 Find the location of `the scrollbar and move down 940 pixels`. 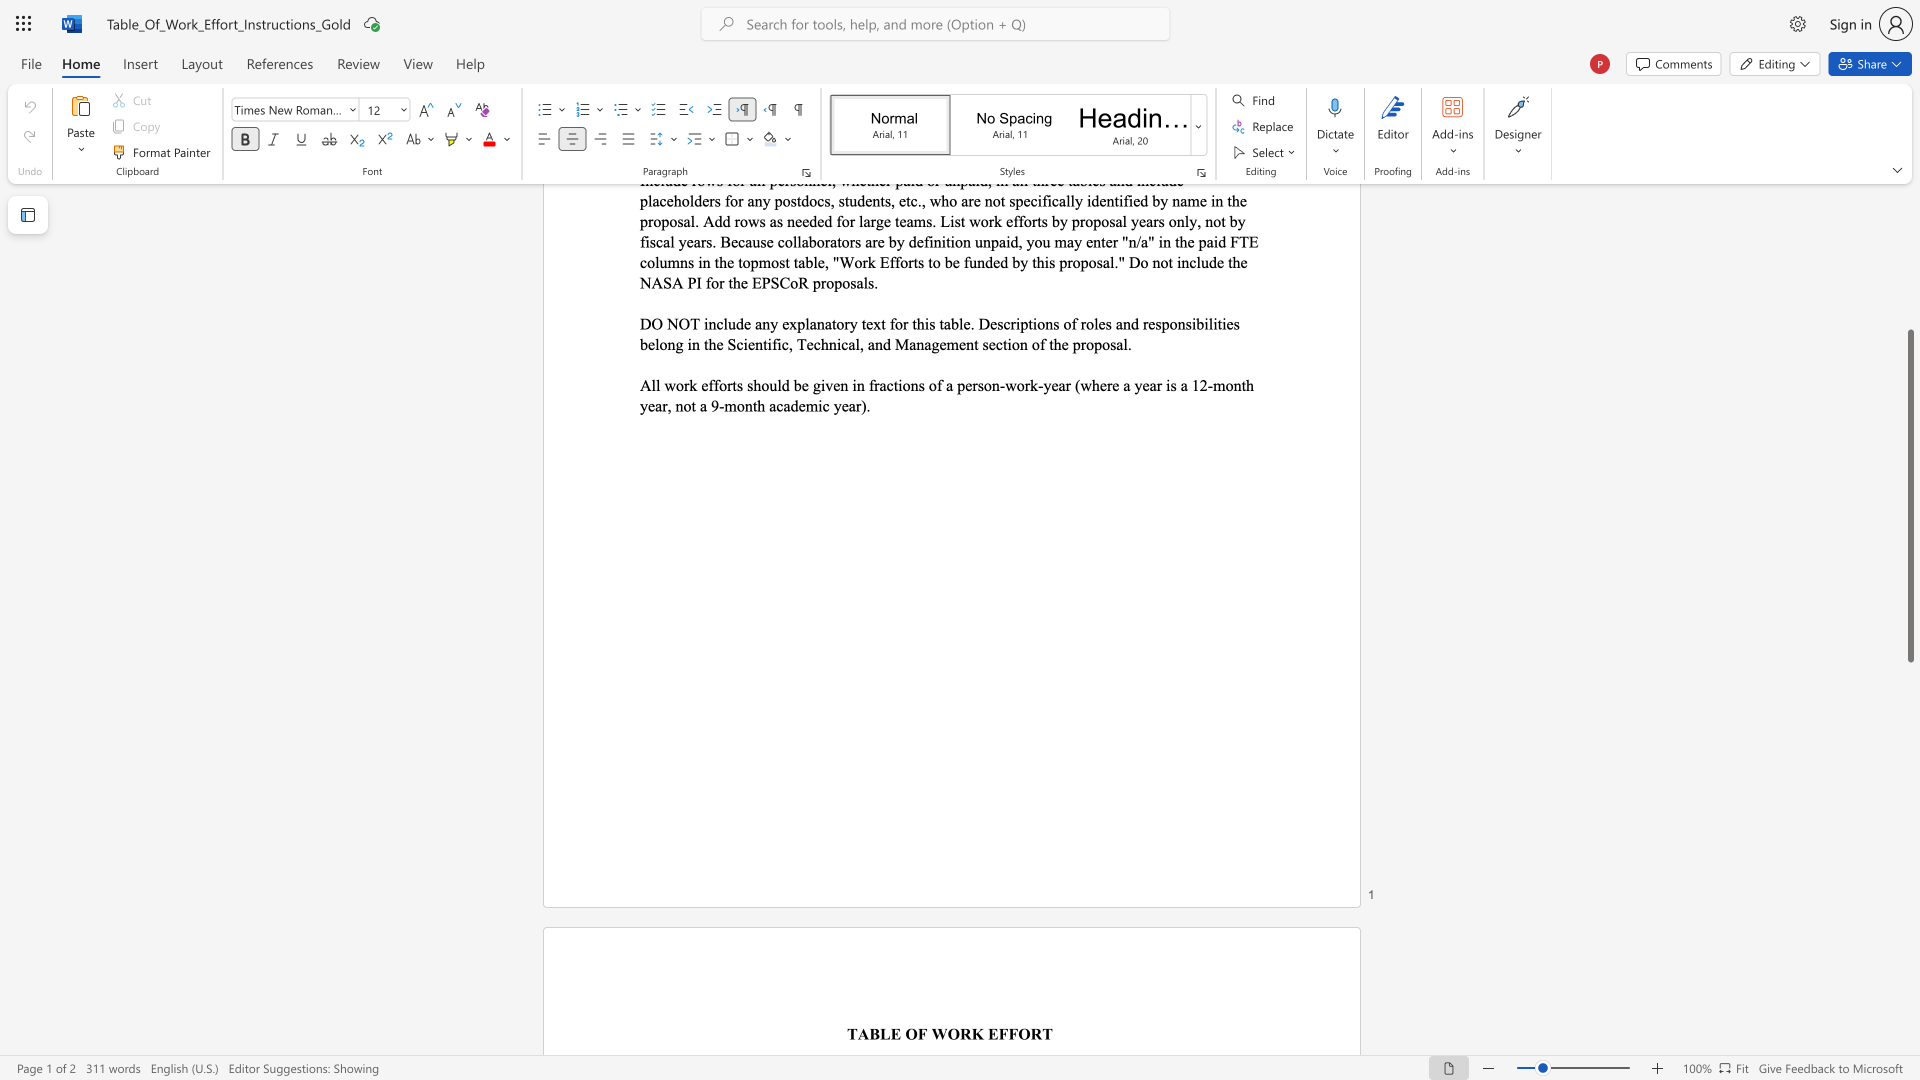

the scrollbar and move down 940 pixels is located at coordinates (1909, 495).